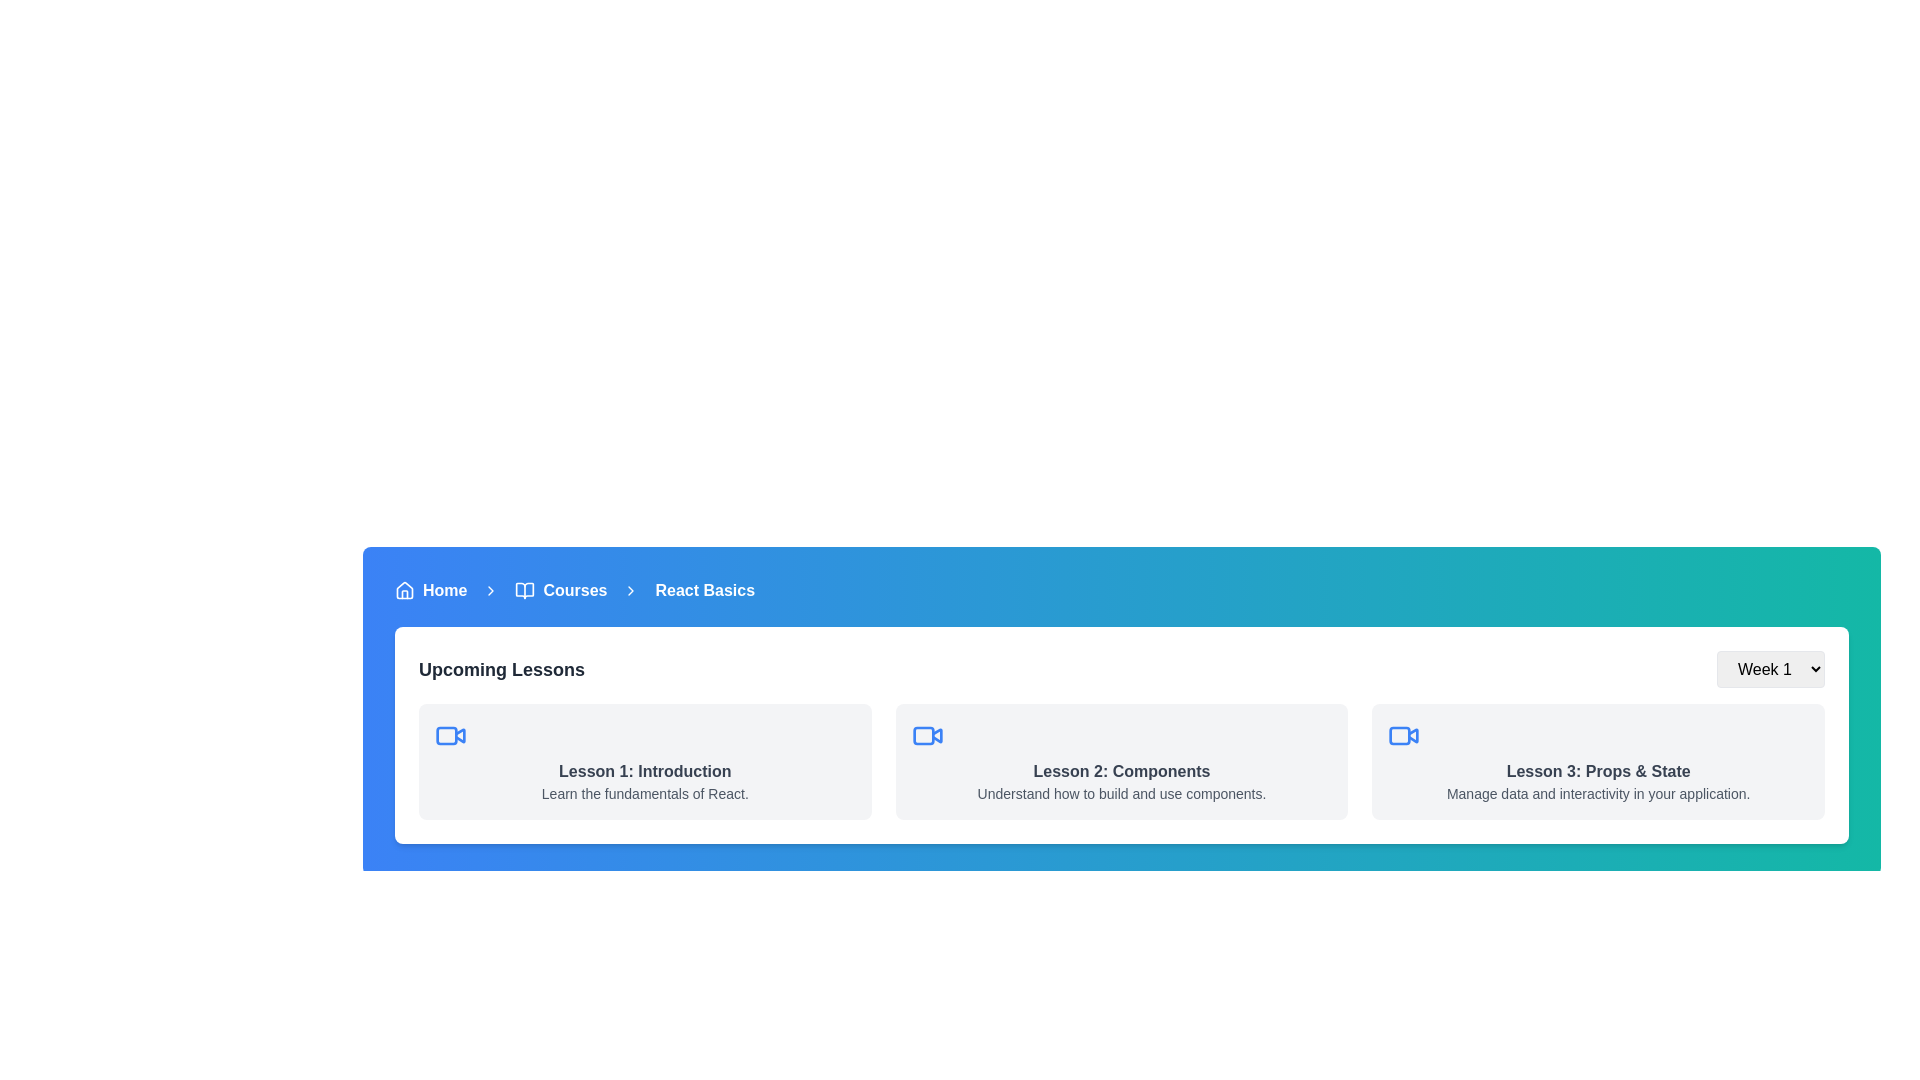  What do you see at coordinates (926, 736) in the screenshot?
I see `the multimedia icon located near the top-left corner preceding the text 'Lesson 2: Components' to interact with the contextual representation of the lesson title` at bounding box center [926, 736].